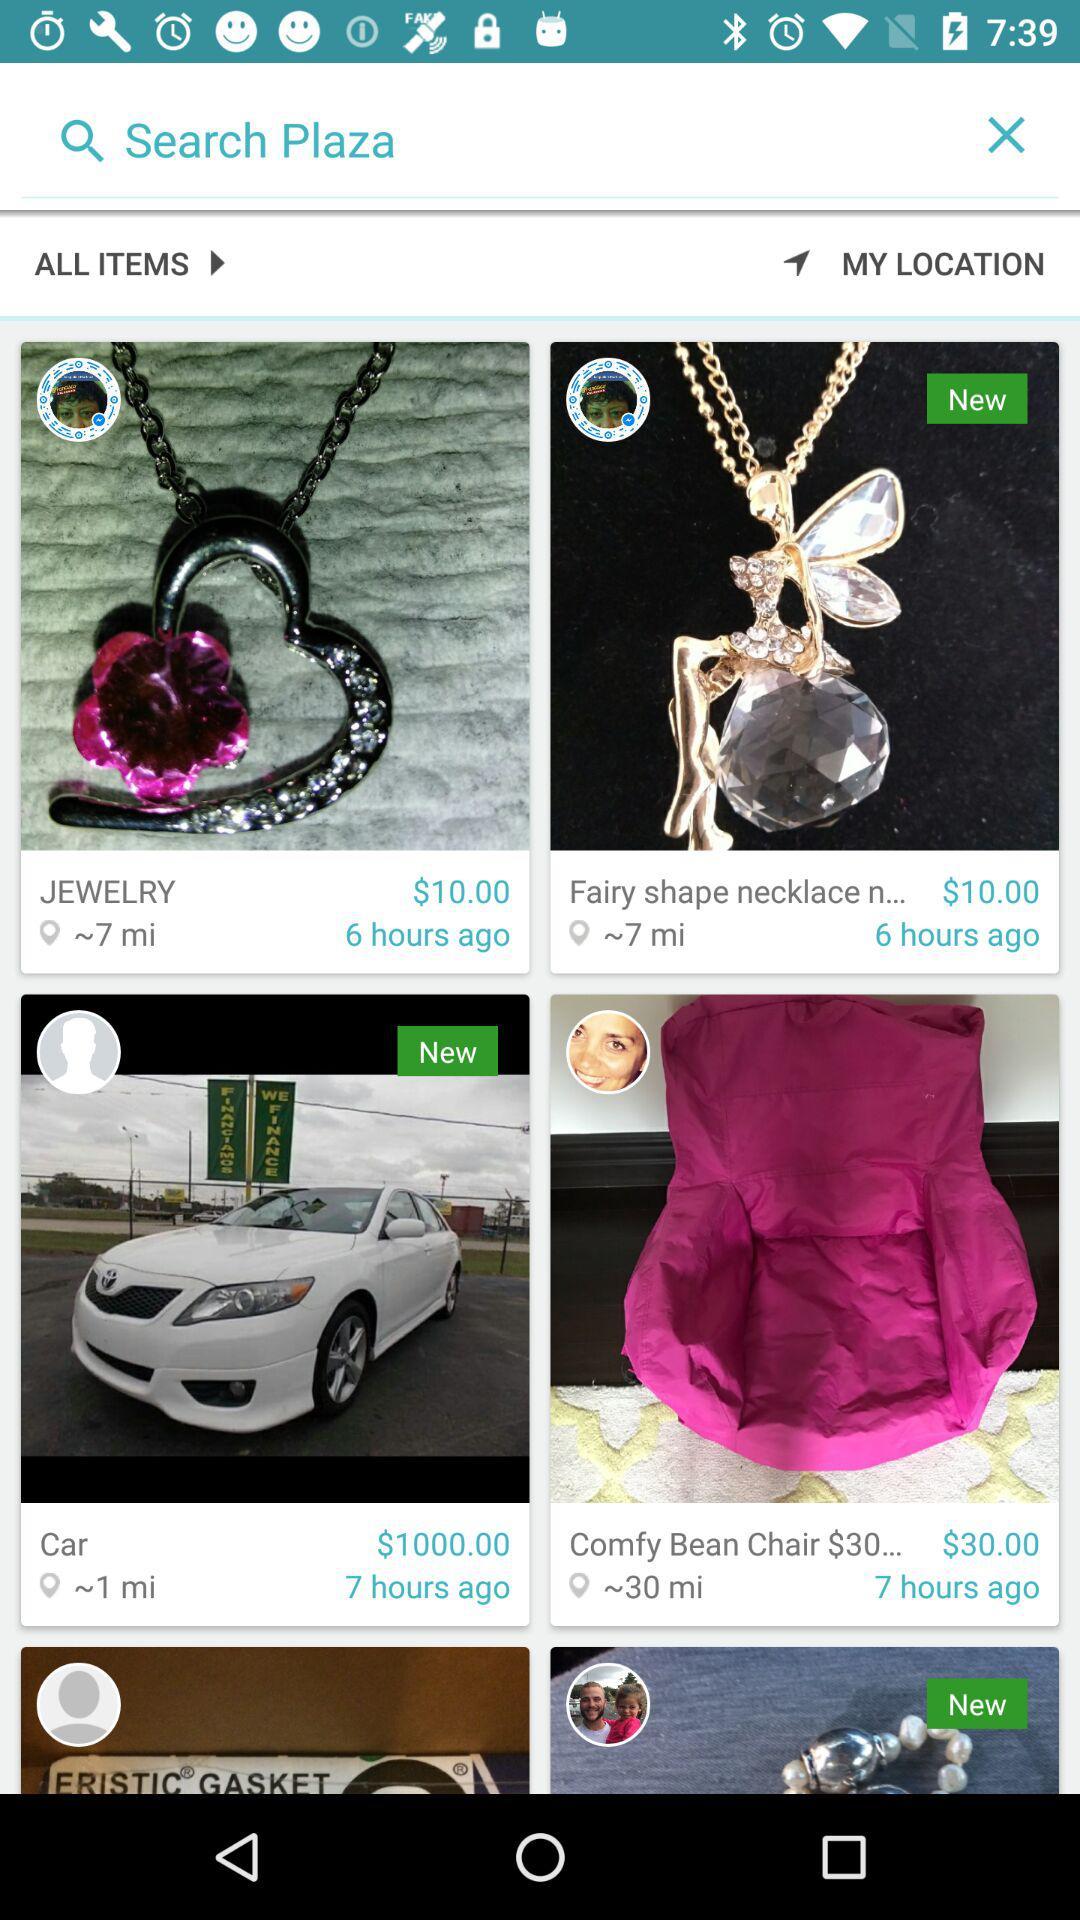 Image resolution: width=1080 pixels, height=1920 pixels. I want to click on the my location icon, so click(914, 261).